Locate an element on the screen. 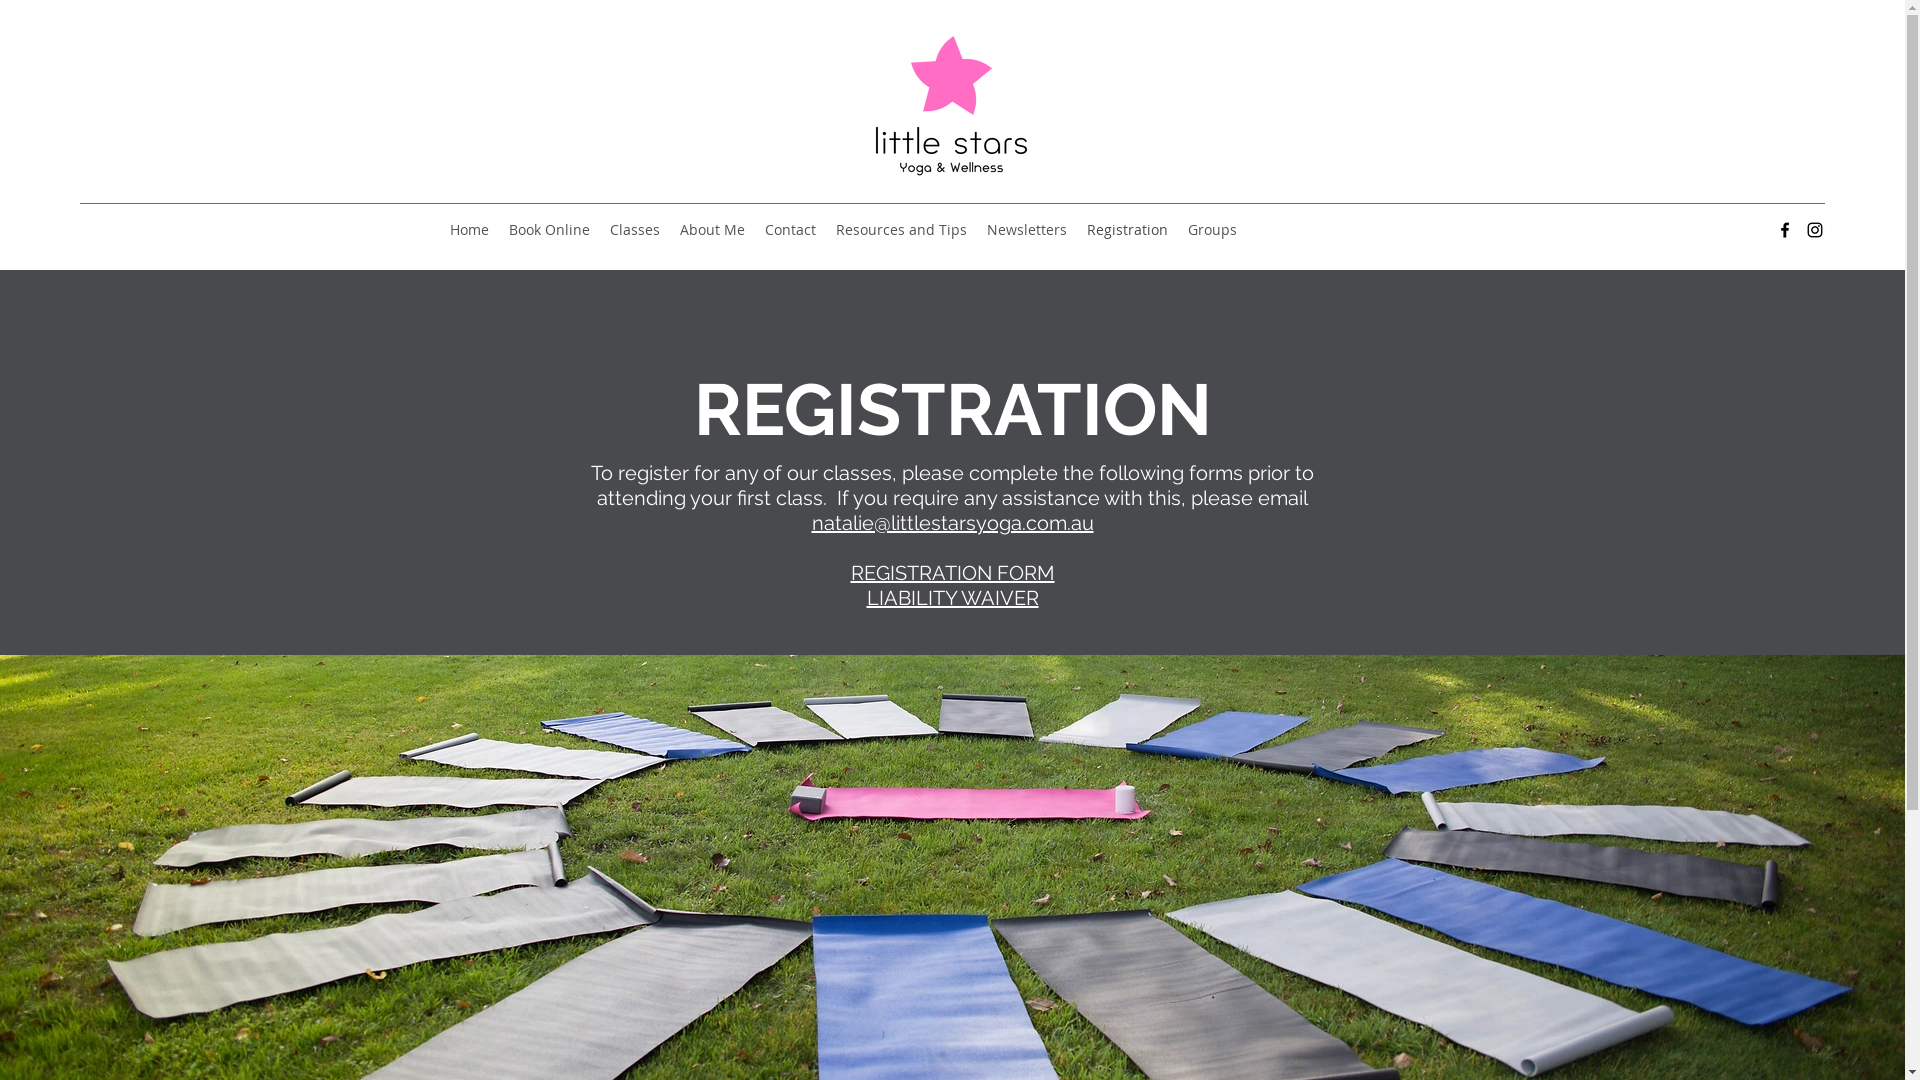 Image resolution: width=1920 pixels, height=1080 pixels. 'REGISTRATION FORM' is located at coordinates (849, 573).